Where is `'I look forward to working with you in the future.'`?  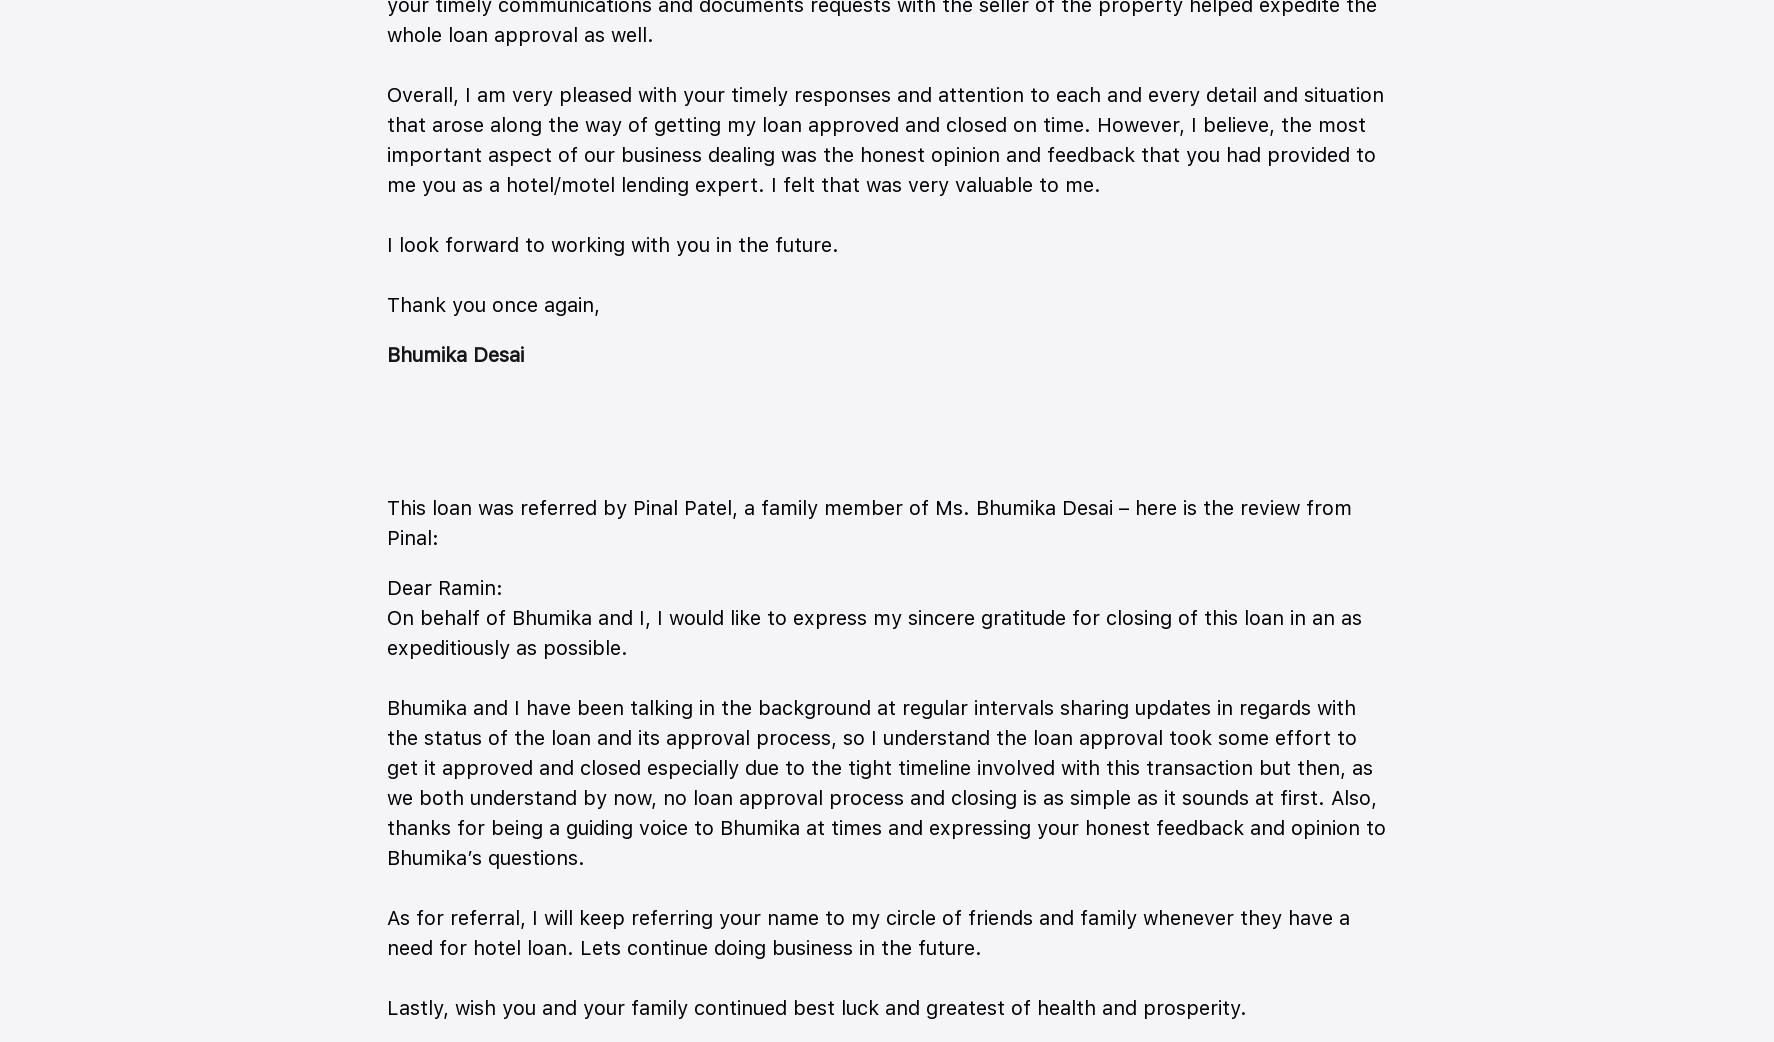
'I look forward to working with you in the future.' is located at coordinates (611, 243).